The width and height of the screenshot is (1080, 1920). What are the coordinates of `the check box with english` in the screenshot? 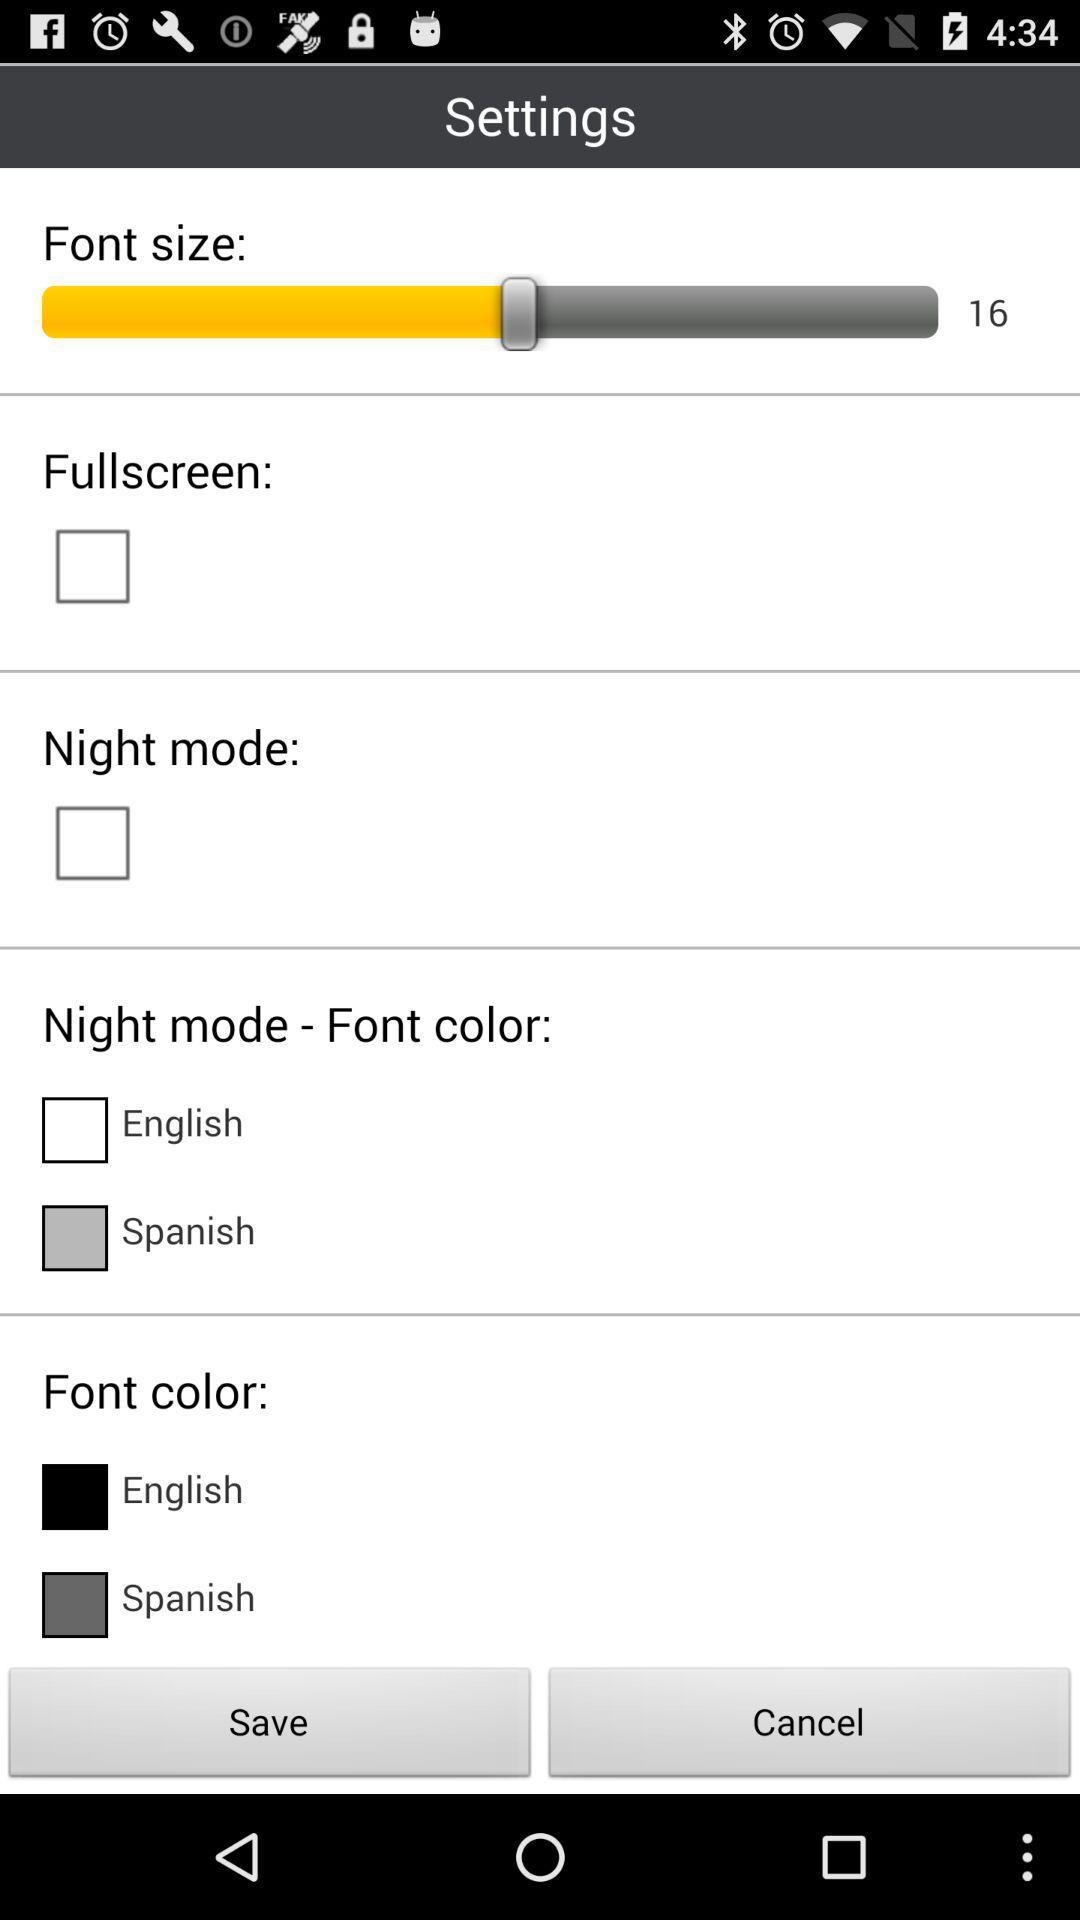 It's located at (73, 1129).